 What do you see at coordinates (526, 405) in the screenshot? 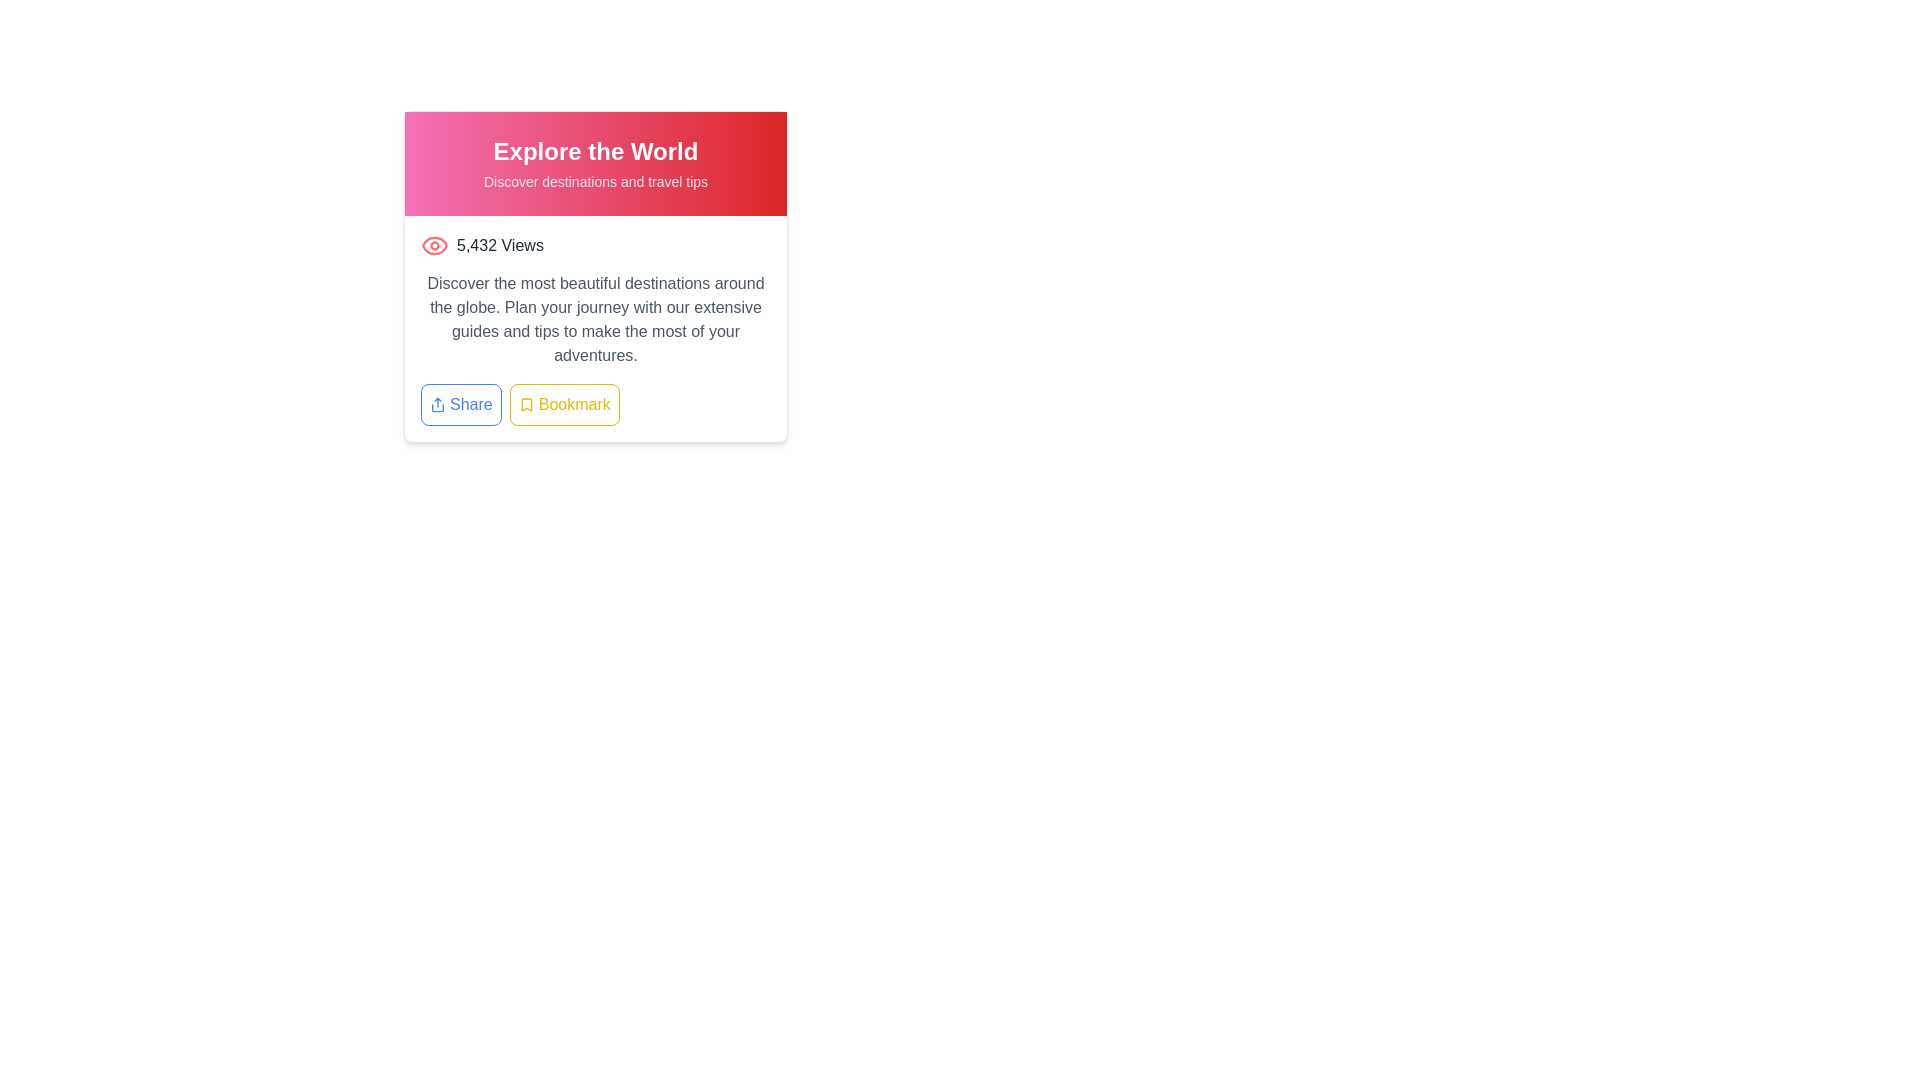
I see `the bookmark icon located within the 'Bookmark' button in the bottom right area of the card component` at bounding box center [526, 405].